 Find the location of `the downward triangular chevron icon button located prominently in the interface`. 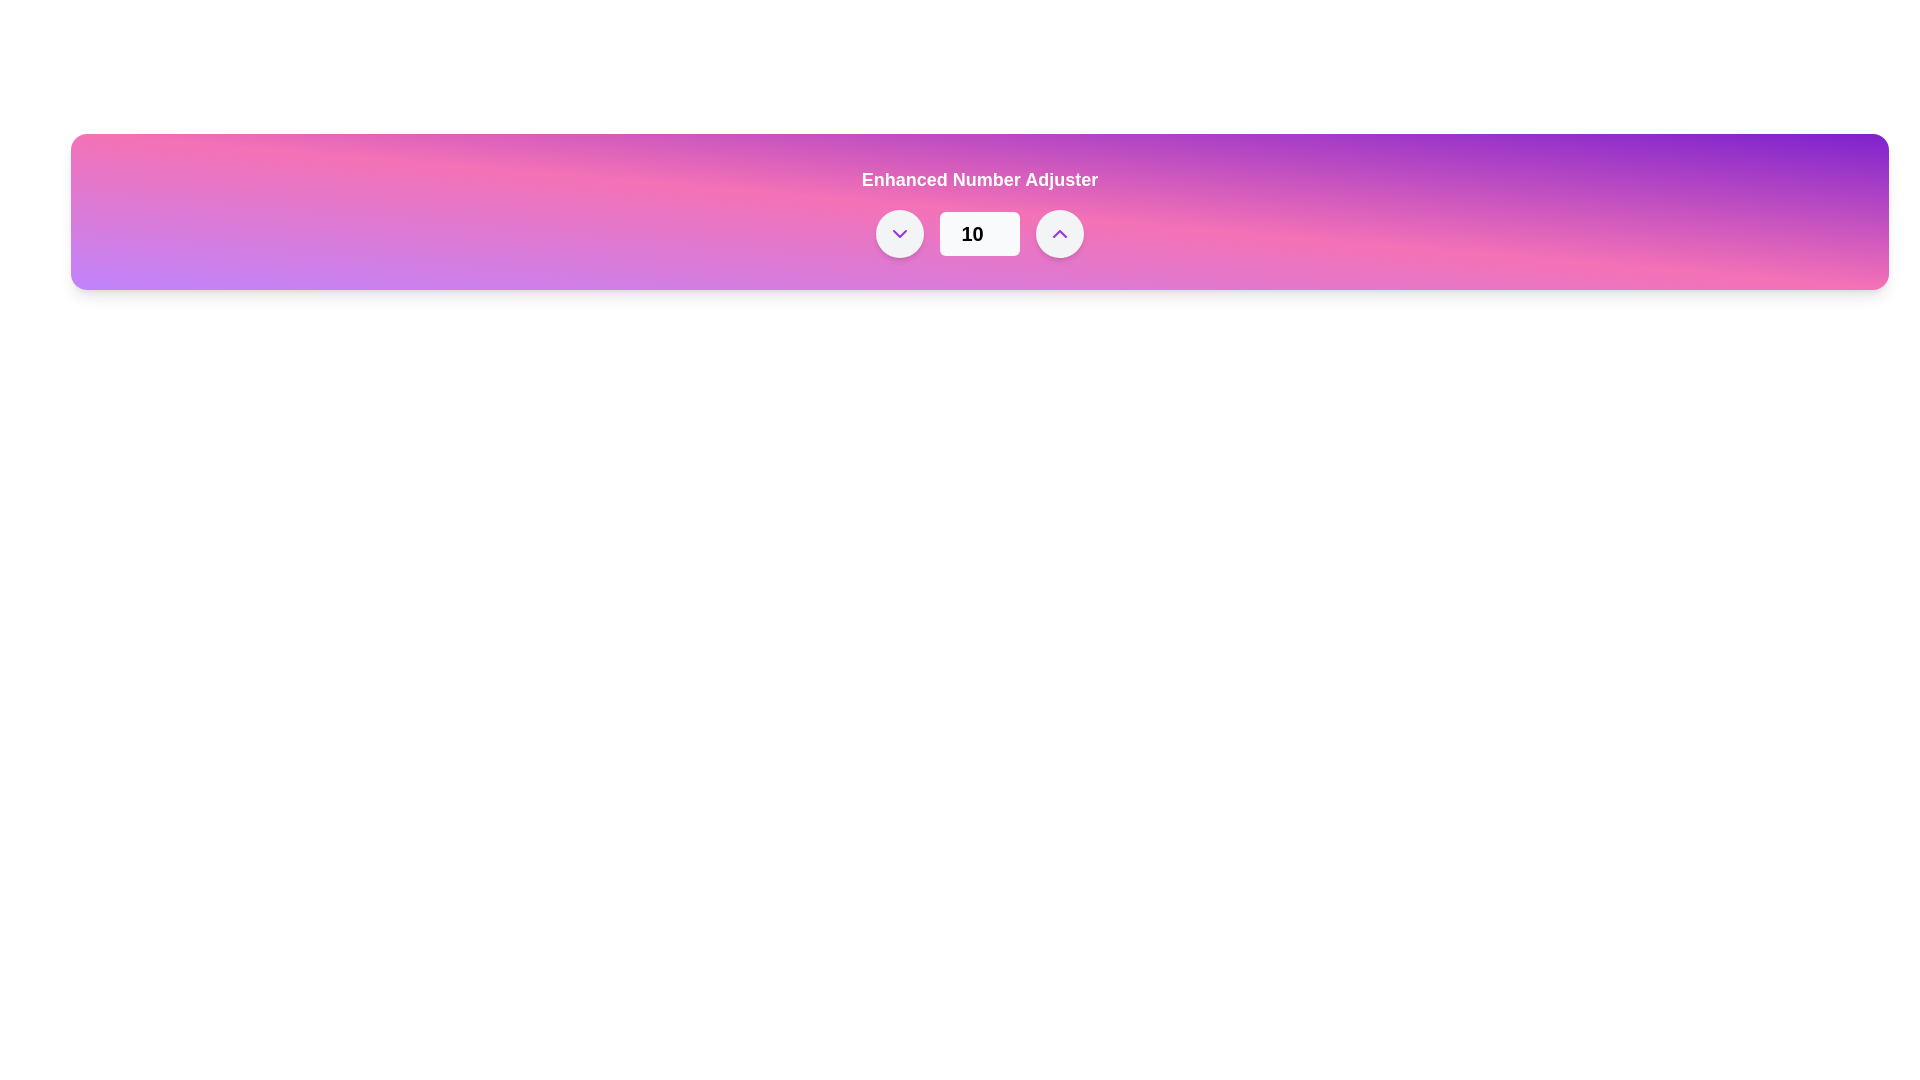

the downward triangular chevron icon button located prominently in the interface is located at coordinates (899, 233).